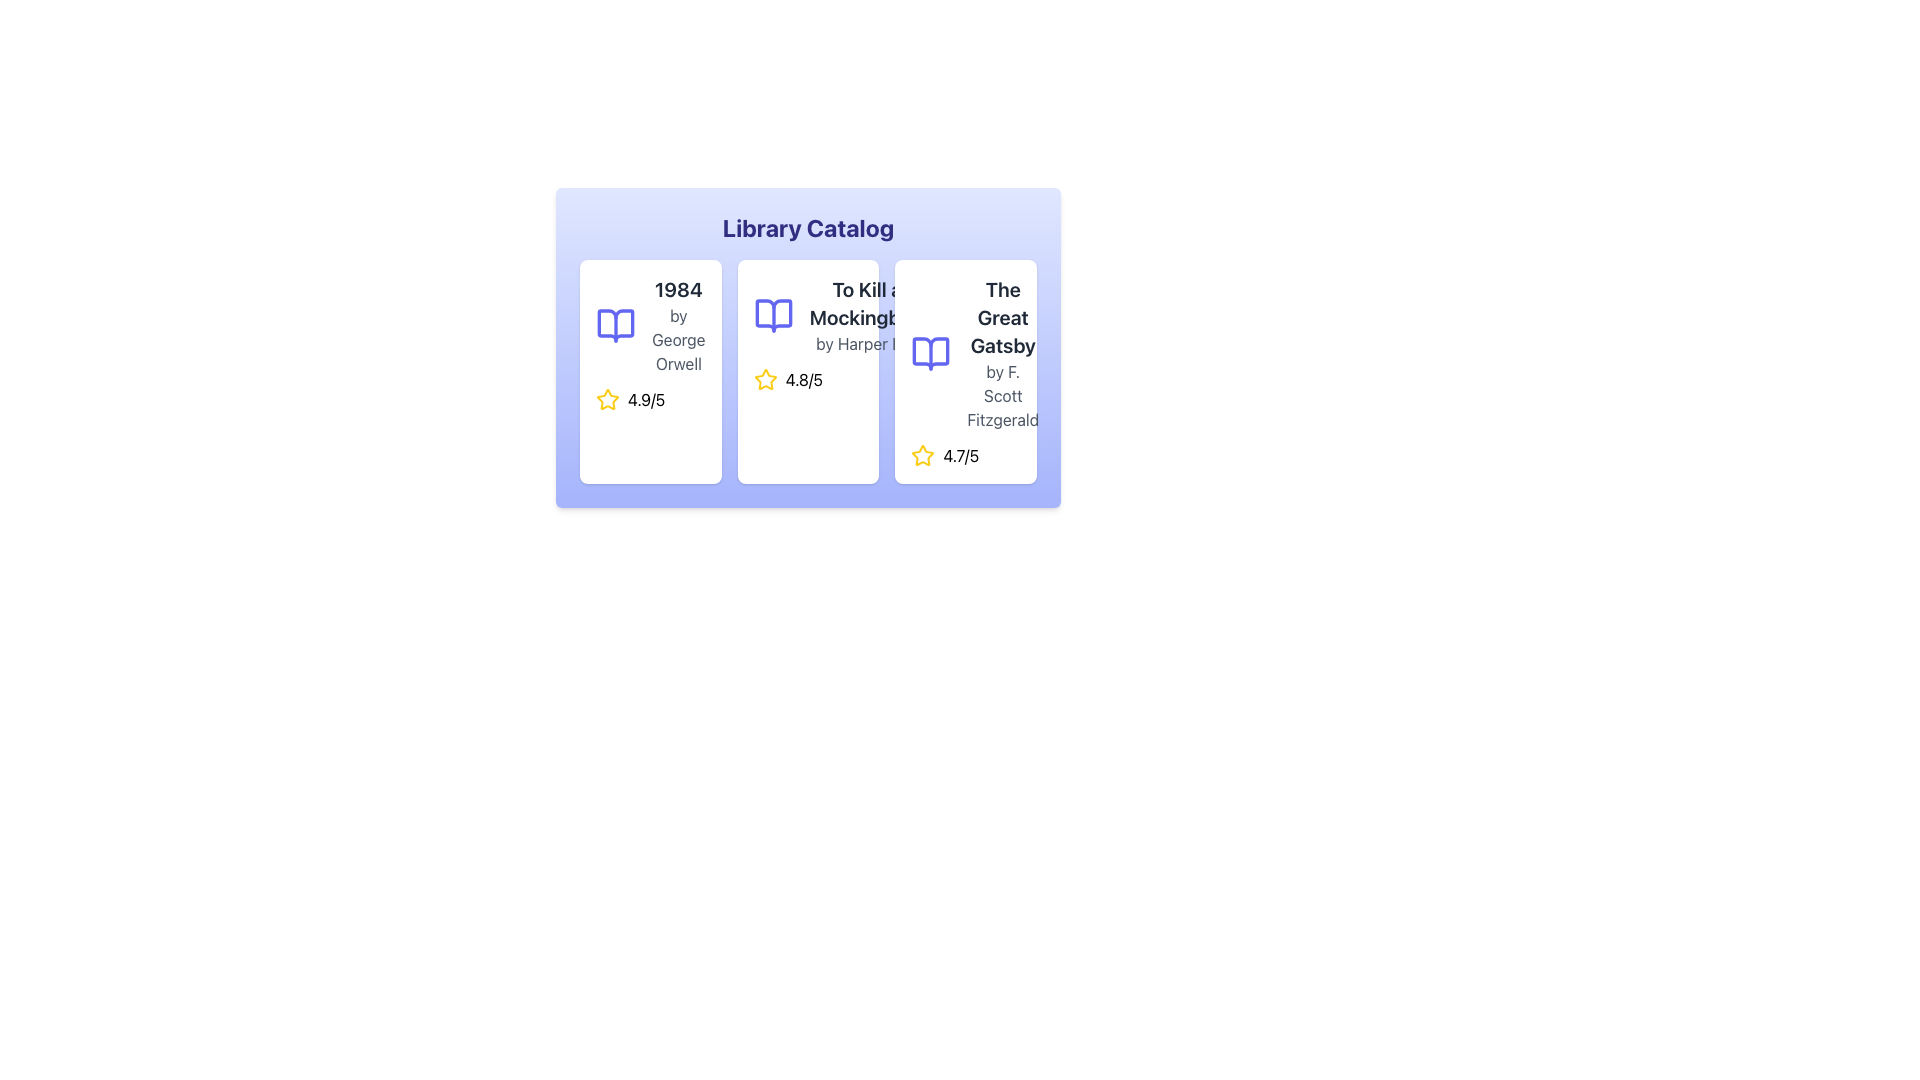 Image resolution: width=1920 pixels, height=1080 pixels. I want to click on the card representing a book in the library catalog, located in the rightmost column of the grid layout, so click(966, 371).